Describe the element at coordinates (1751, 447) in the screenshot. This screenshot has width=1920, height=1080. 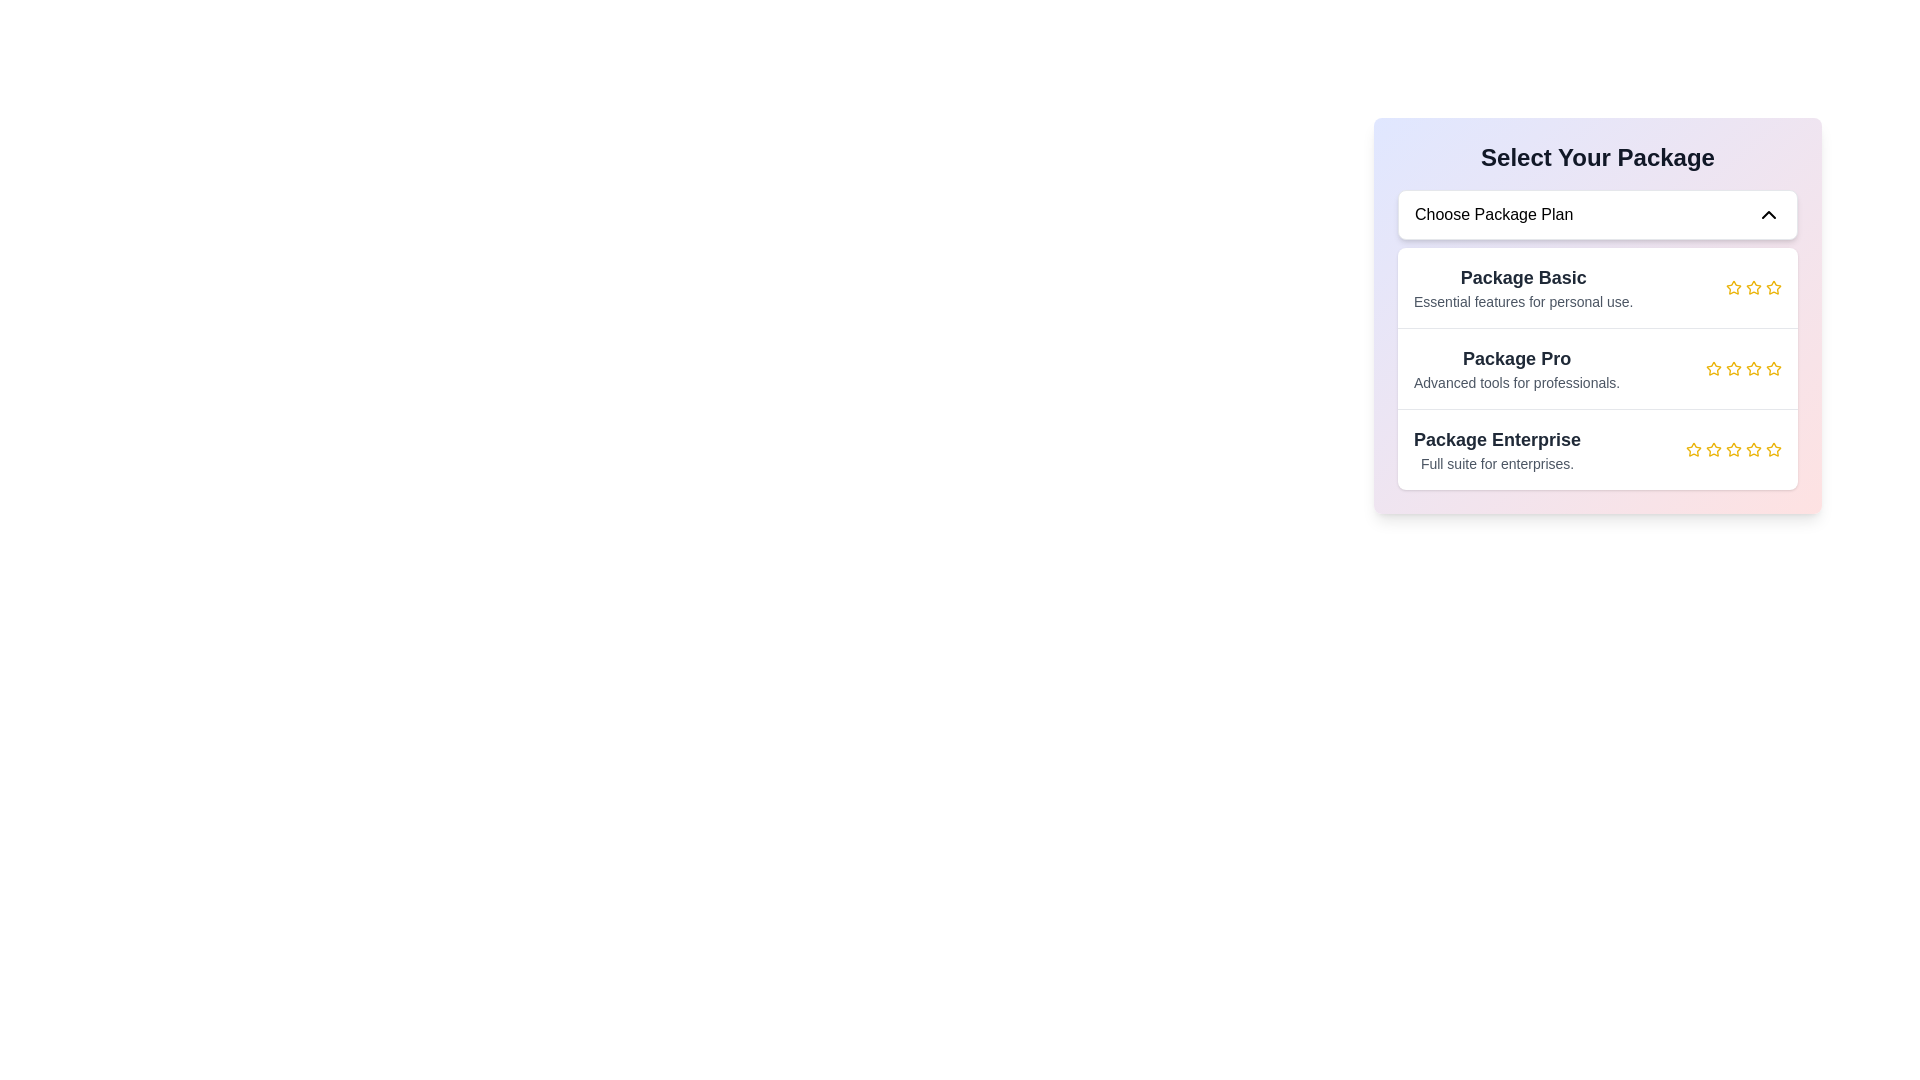
I see `the fifth star-shaped icon, highlighted in yellow, to provide a rating for the 'Package Enterprise' option in the 'Select Your Package' section` at that location.